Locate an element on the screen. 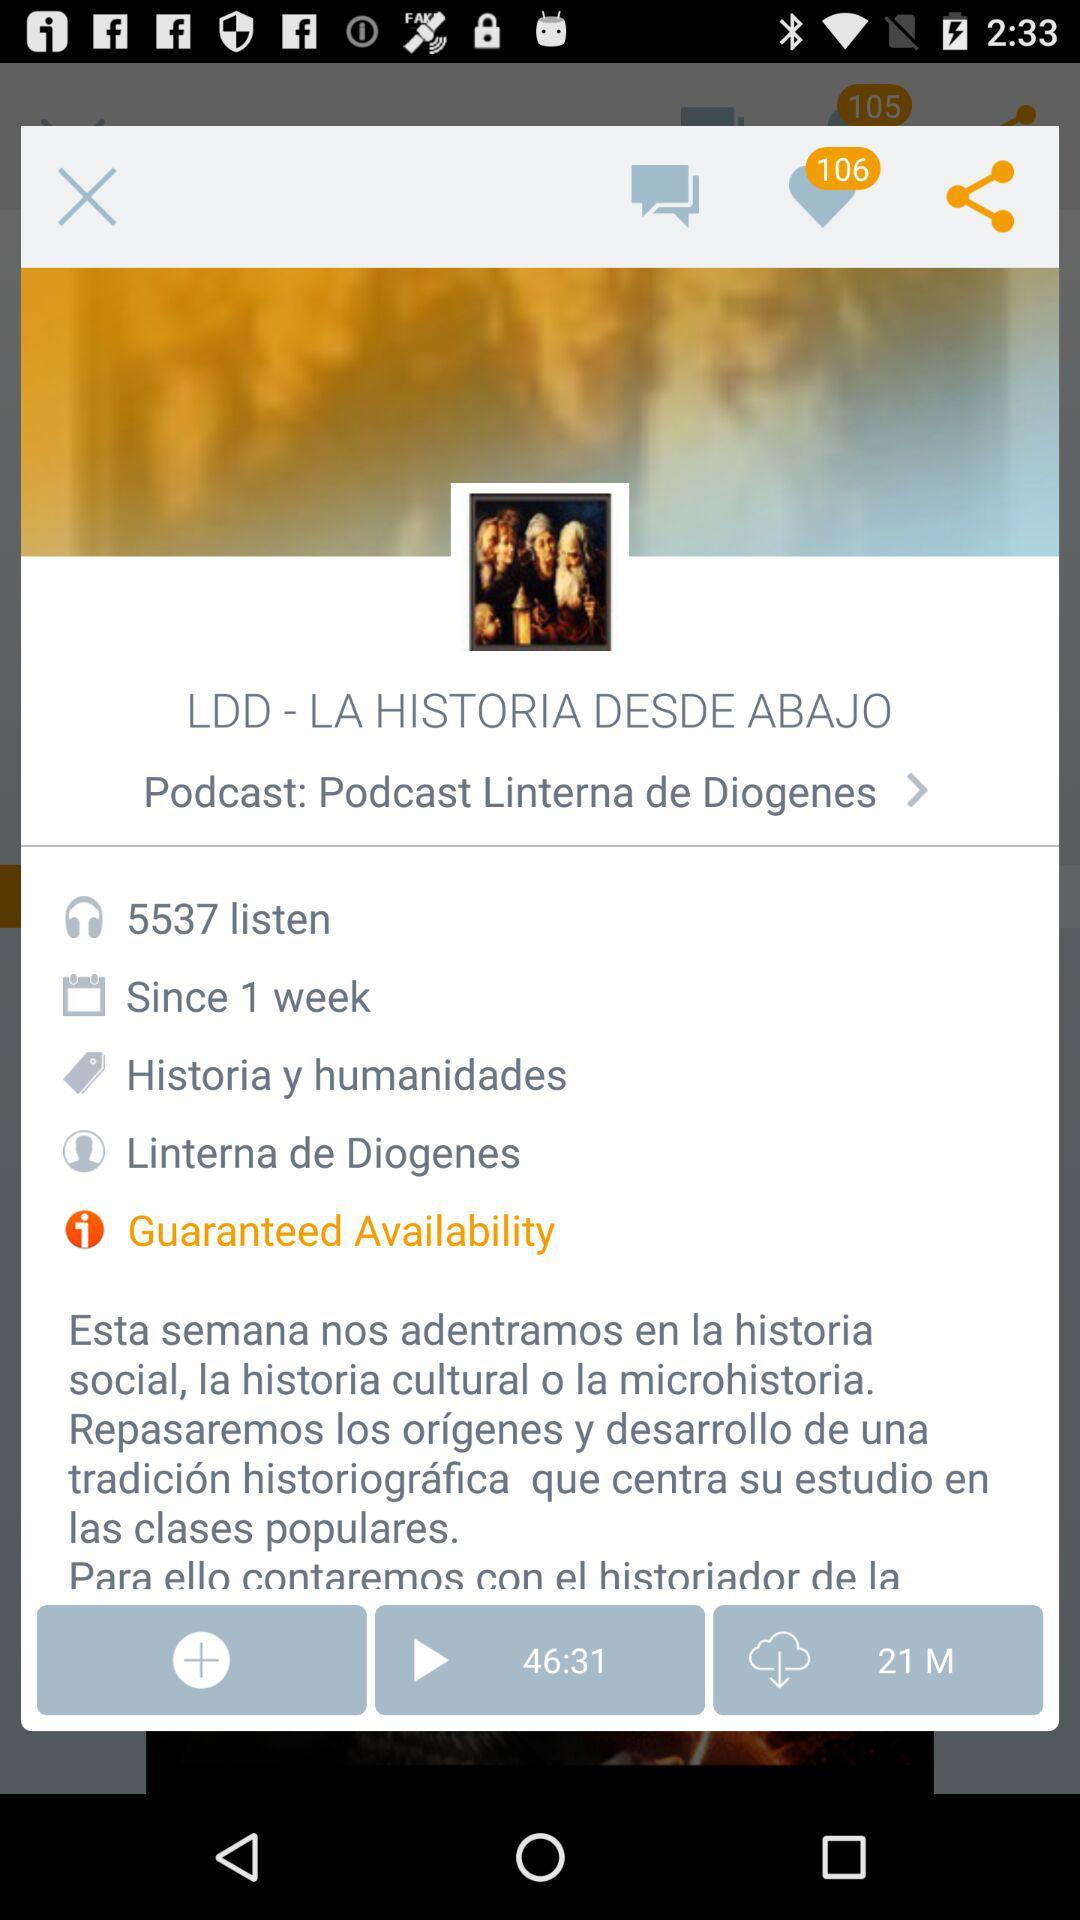 The height and width of the screenshot is (1920, 1080). item next to the 21 m icon is located at coordinates (540, 1660).